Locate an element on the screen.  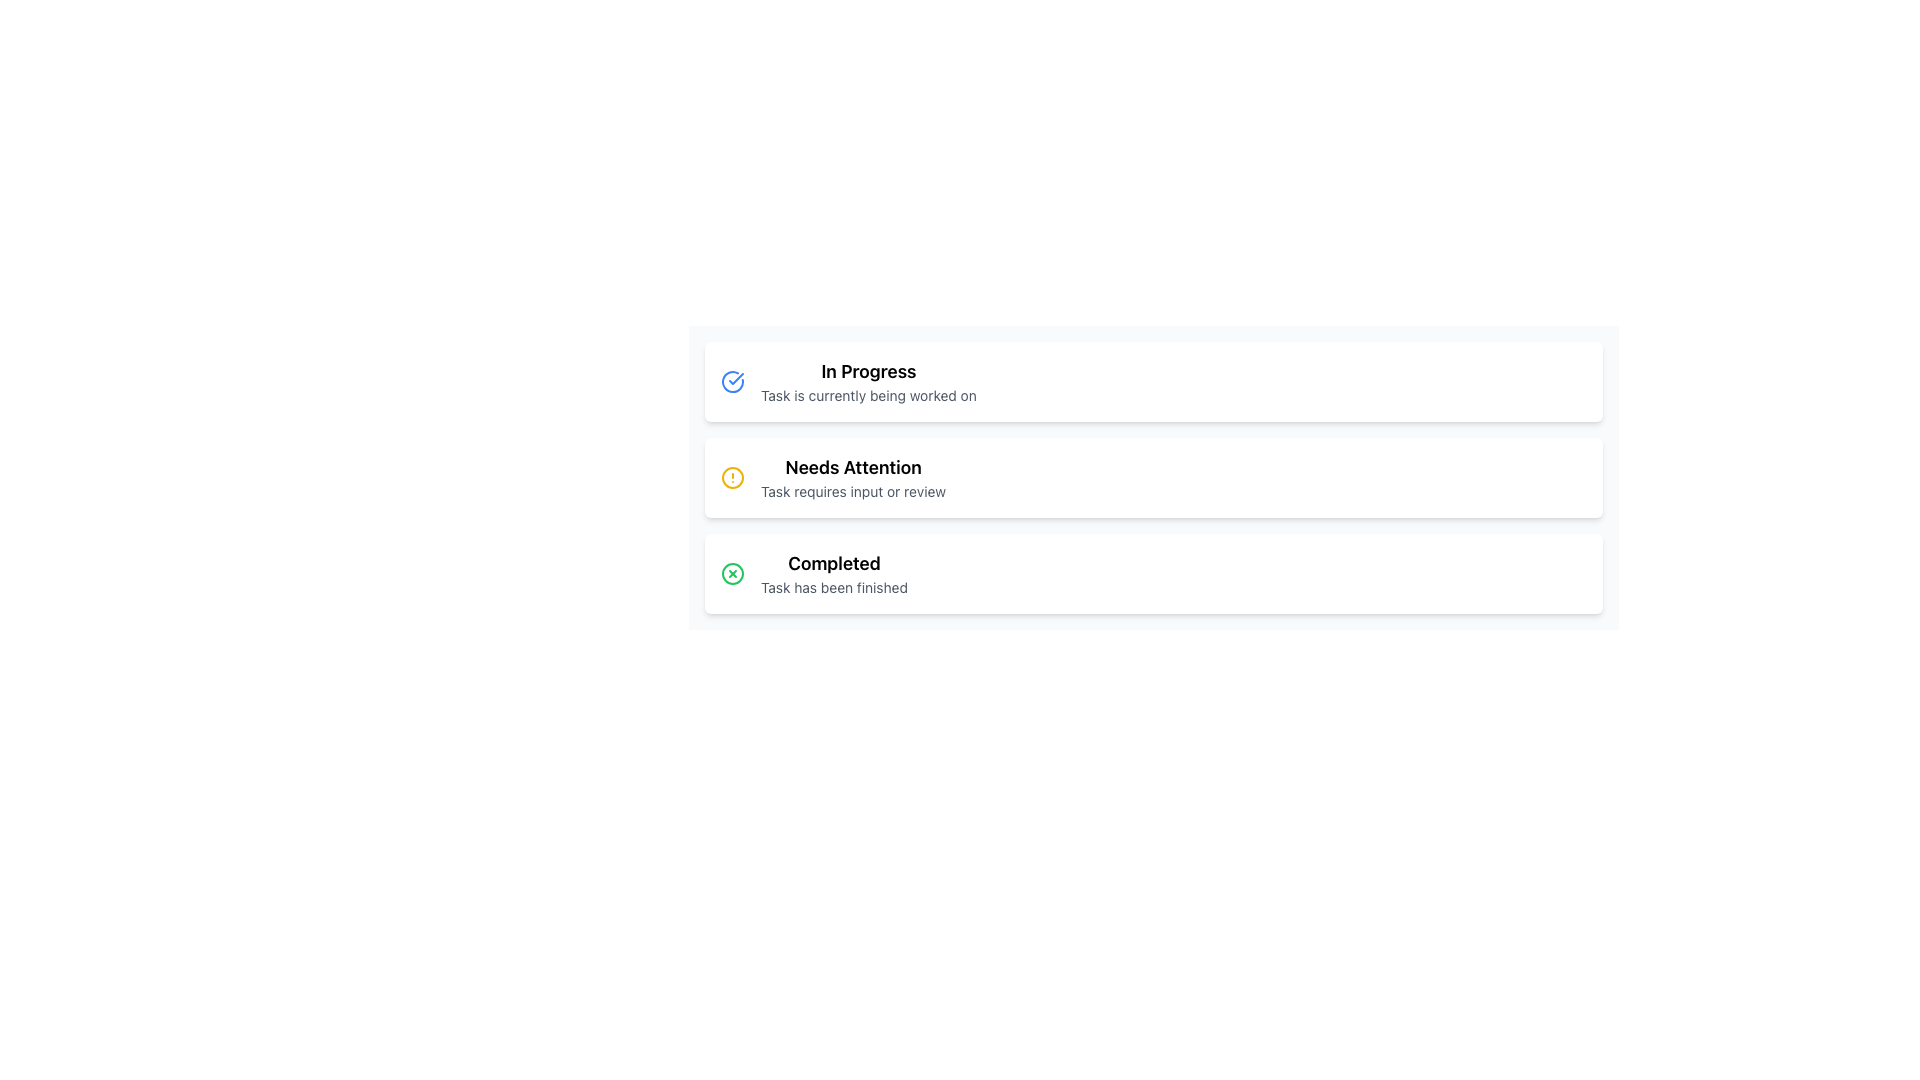
the static informational text displaying 'Task is currently being worked on' that is styled in gray and located below the 'In Progress' heading within a card layout is located at coordinates (868, 396).